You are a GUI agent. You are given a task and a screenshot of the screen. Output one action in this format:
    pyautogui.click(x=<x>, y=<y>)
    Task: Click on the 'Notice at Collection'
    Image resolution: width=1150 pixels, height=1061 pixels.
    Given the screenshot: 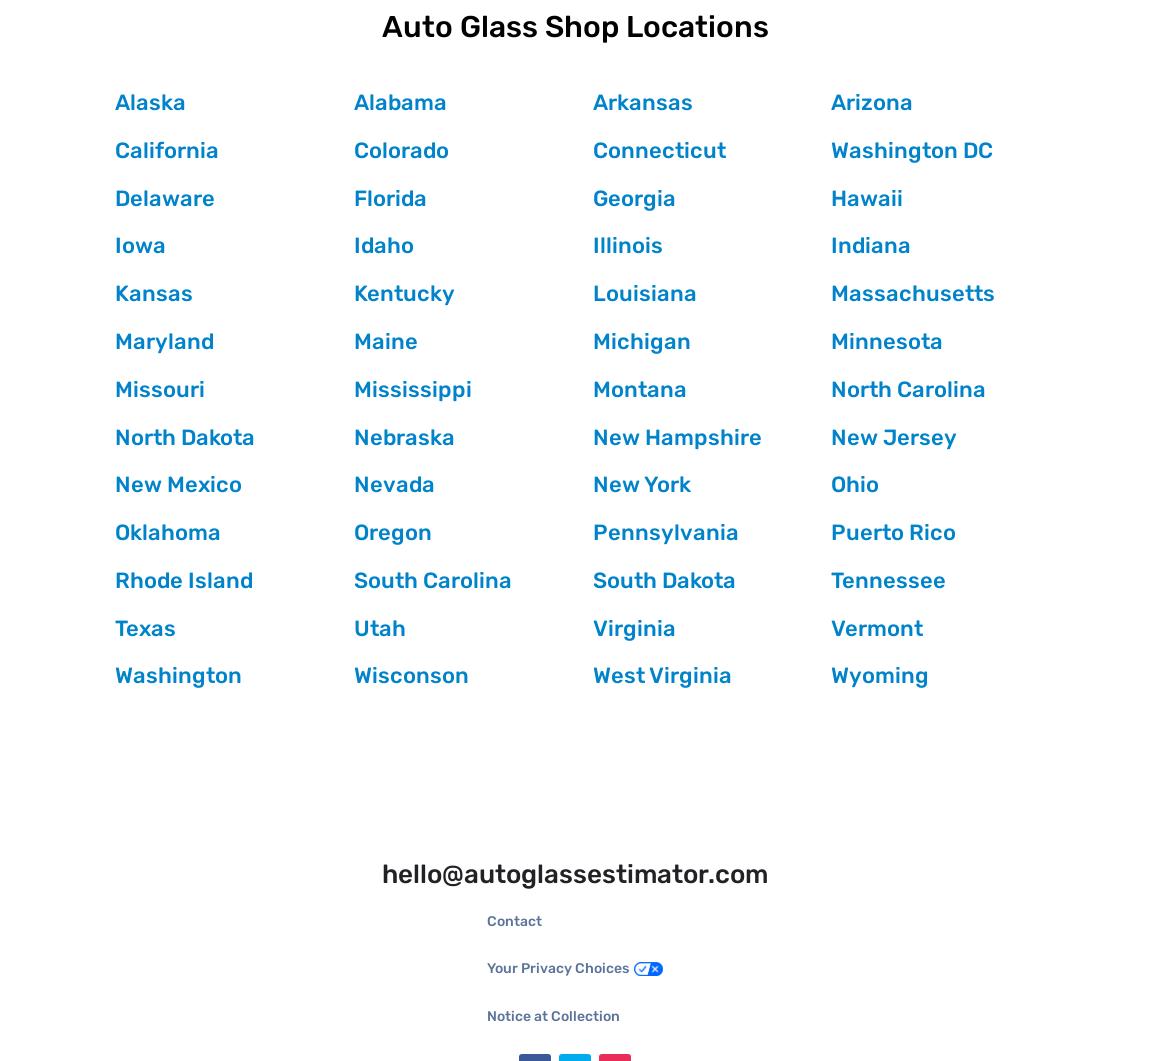 What is the action you would take?
    pyautogui.click(x=553, y=1014)
    